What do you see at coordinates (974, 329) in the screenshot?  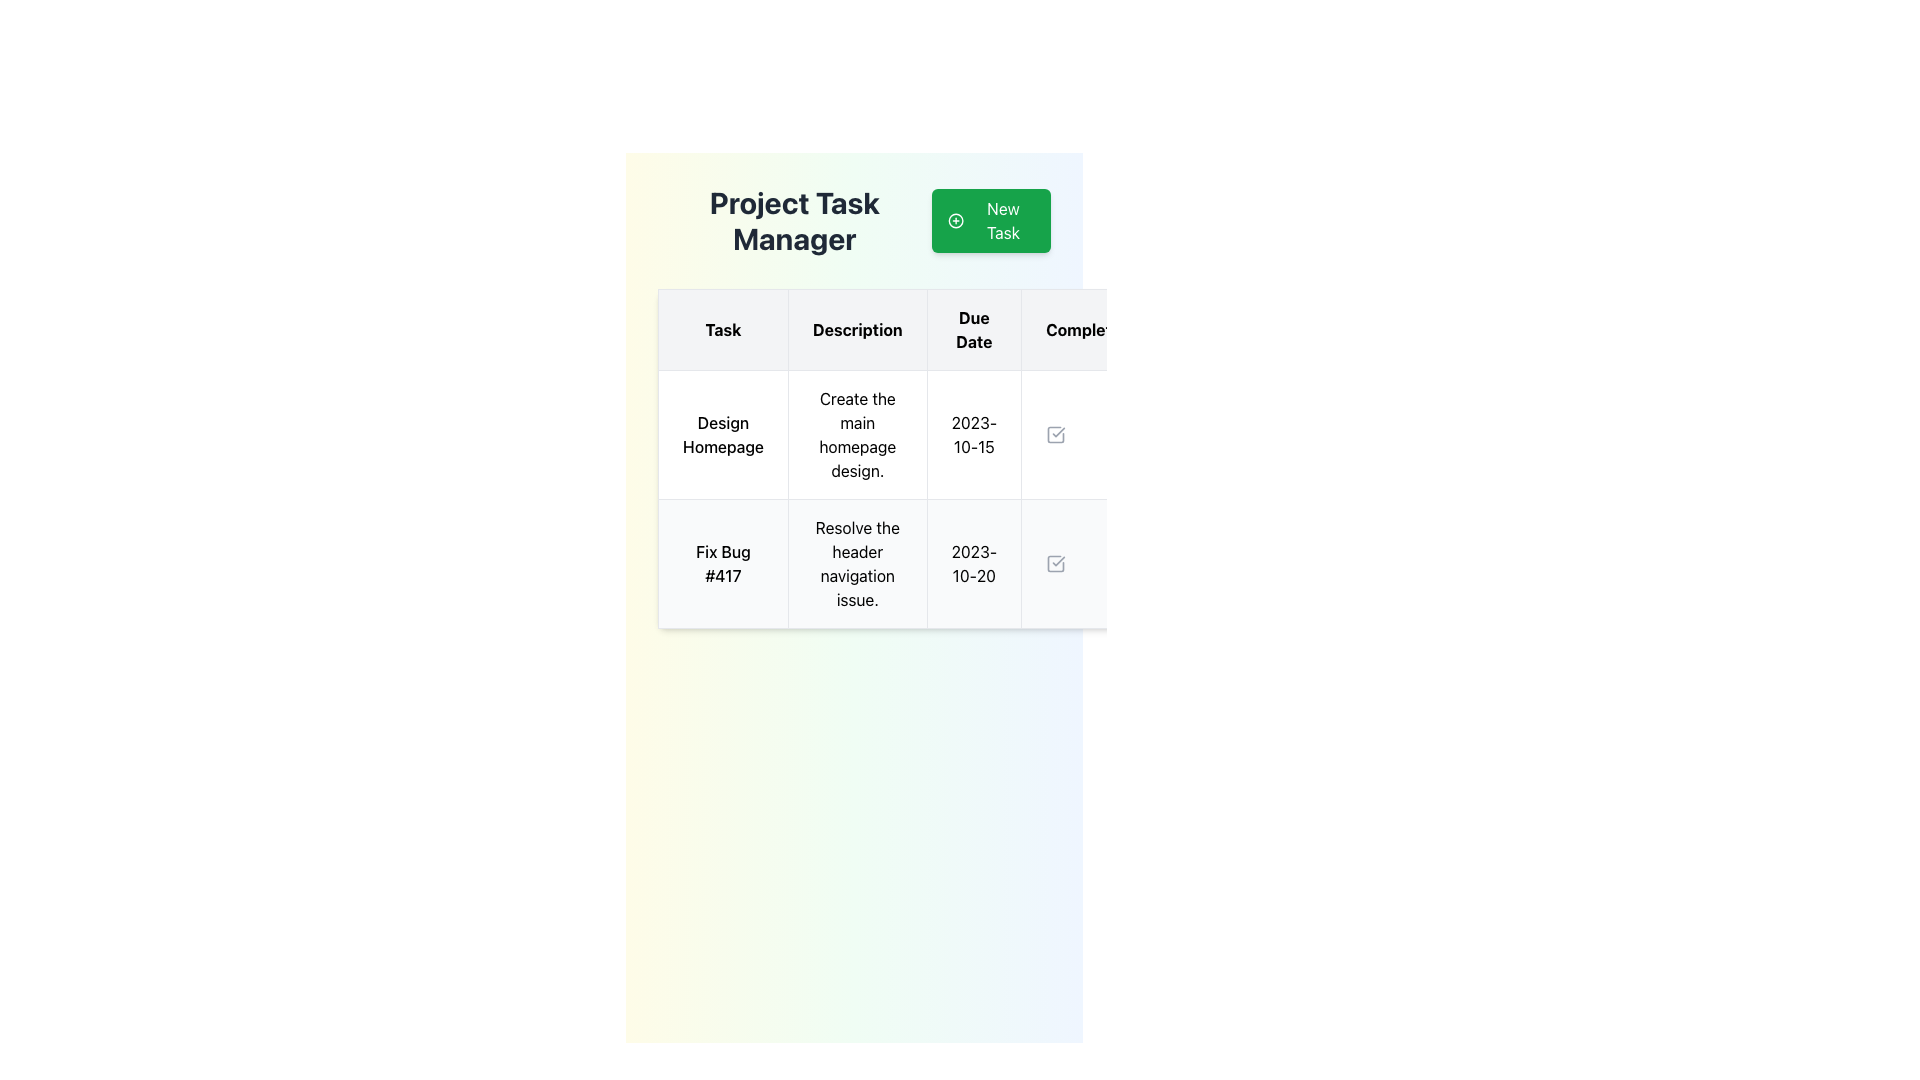 I see `the 'Due Date' column header in the task management table, which is the third column header positioned between 'Description' and 'Complete'` at bounding box center [974, 329].